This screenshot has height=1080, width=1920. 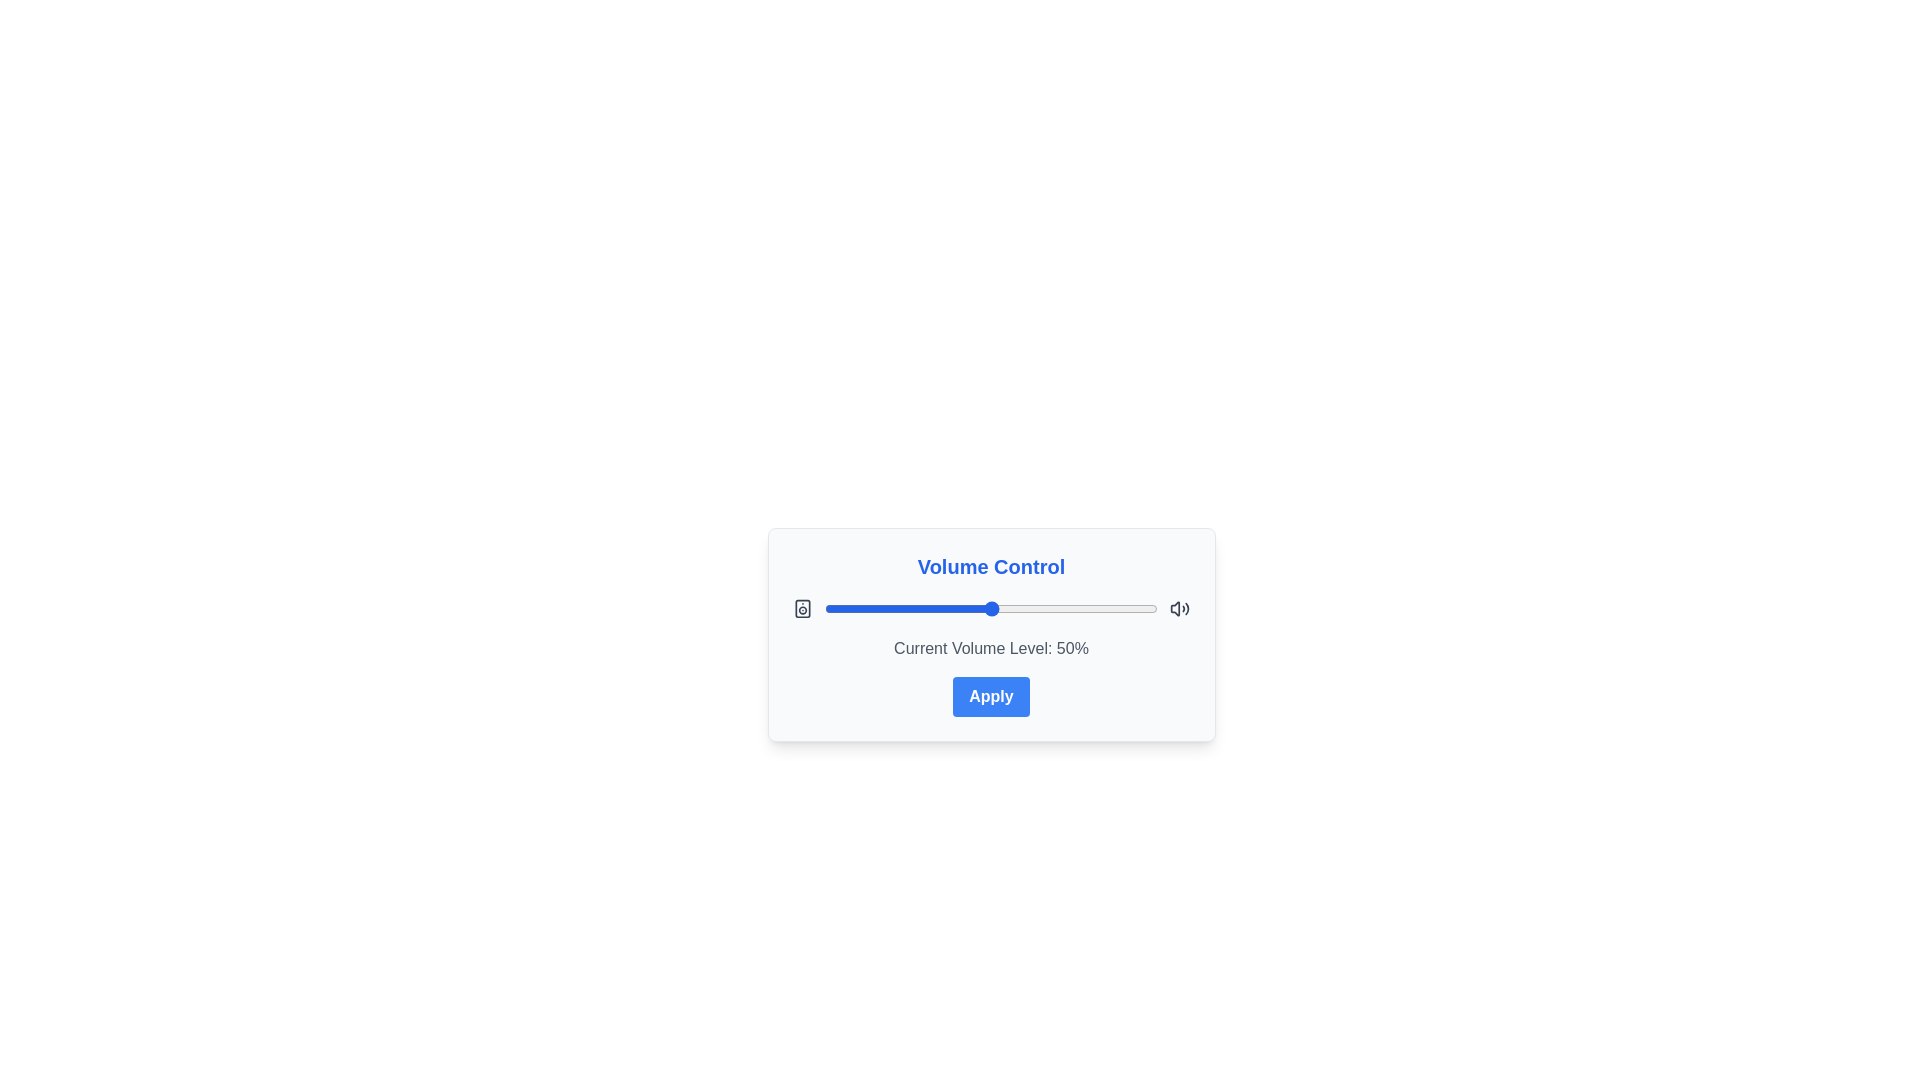 I want to click on the slider, so click(x=1038, y=608).